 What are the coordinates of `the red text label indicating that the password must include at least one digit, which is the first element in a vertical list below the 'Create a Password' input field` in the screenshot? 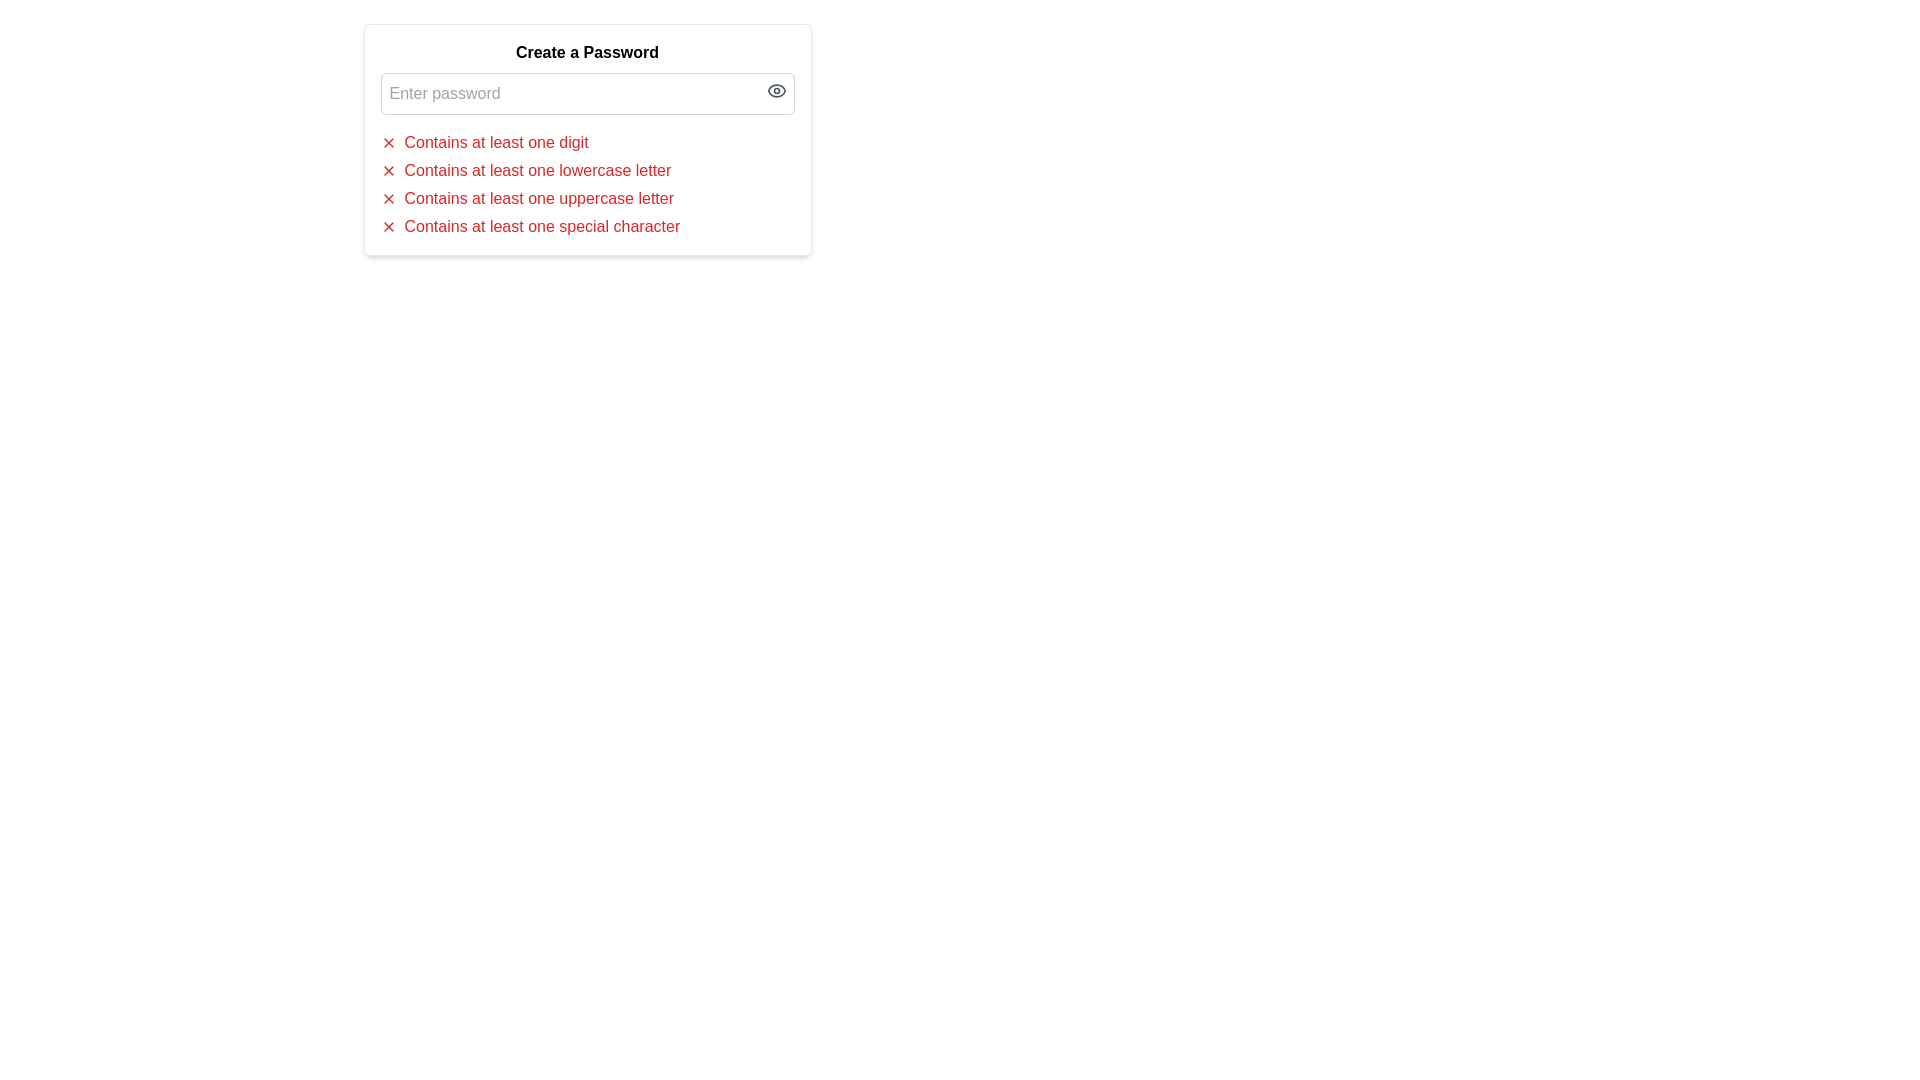 It's located at (496, 141).